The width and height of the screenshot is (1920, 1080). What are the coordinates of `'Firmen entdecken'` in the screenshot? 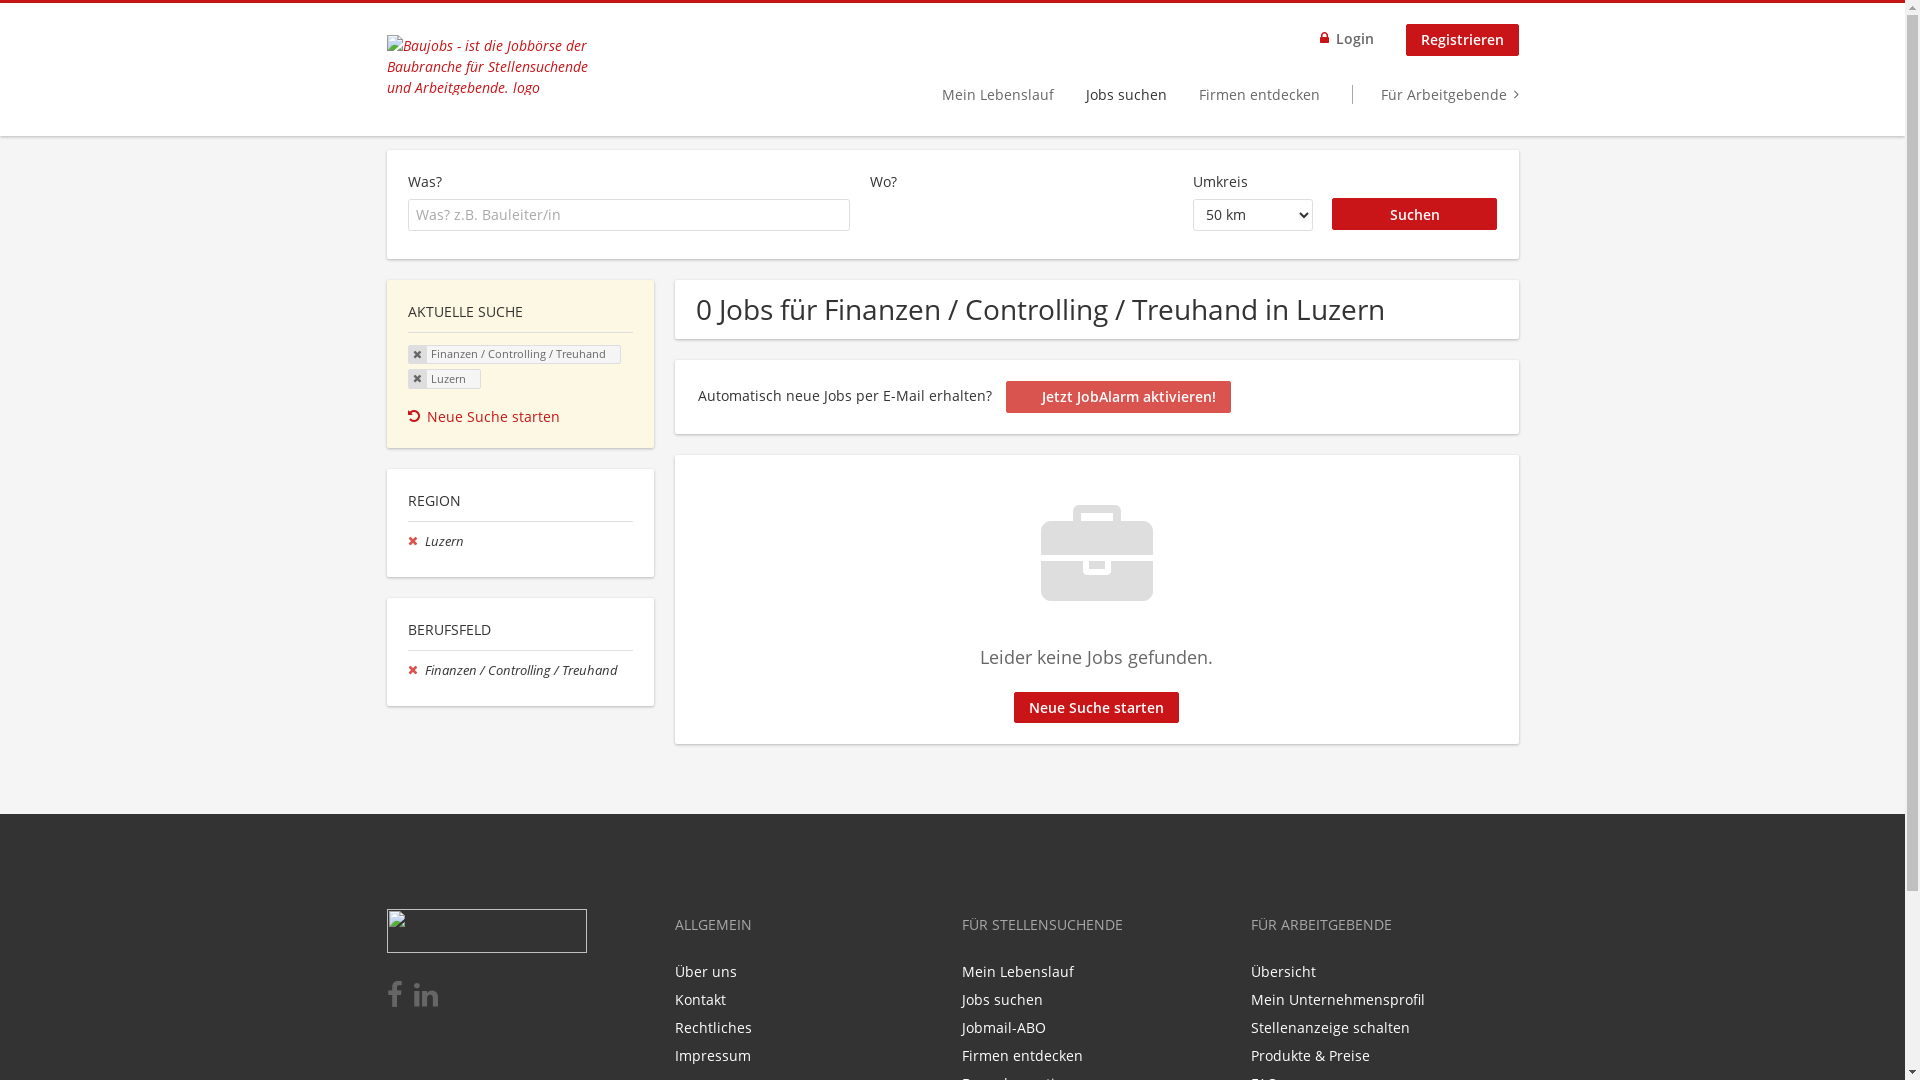 It's located at (1198, 93).